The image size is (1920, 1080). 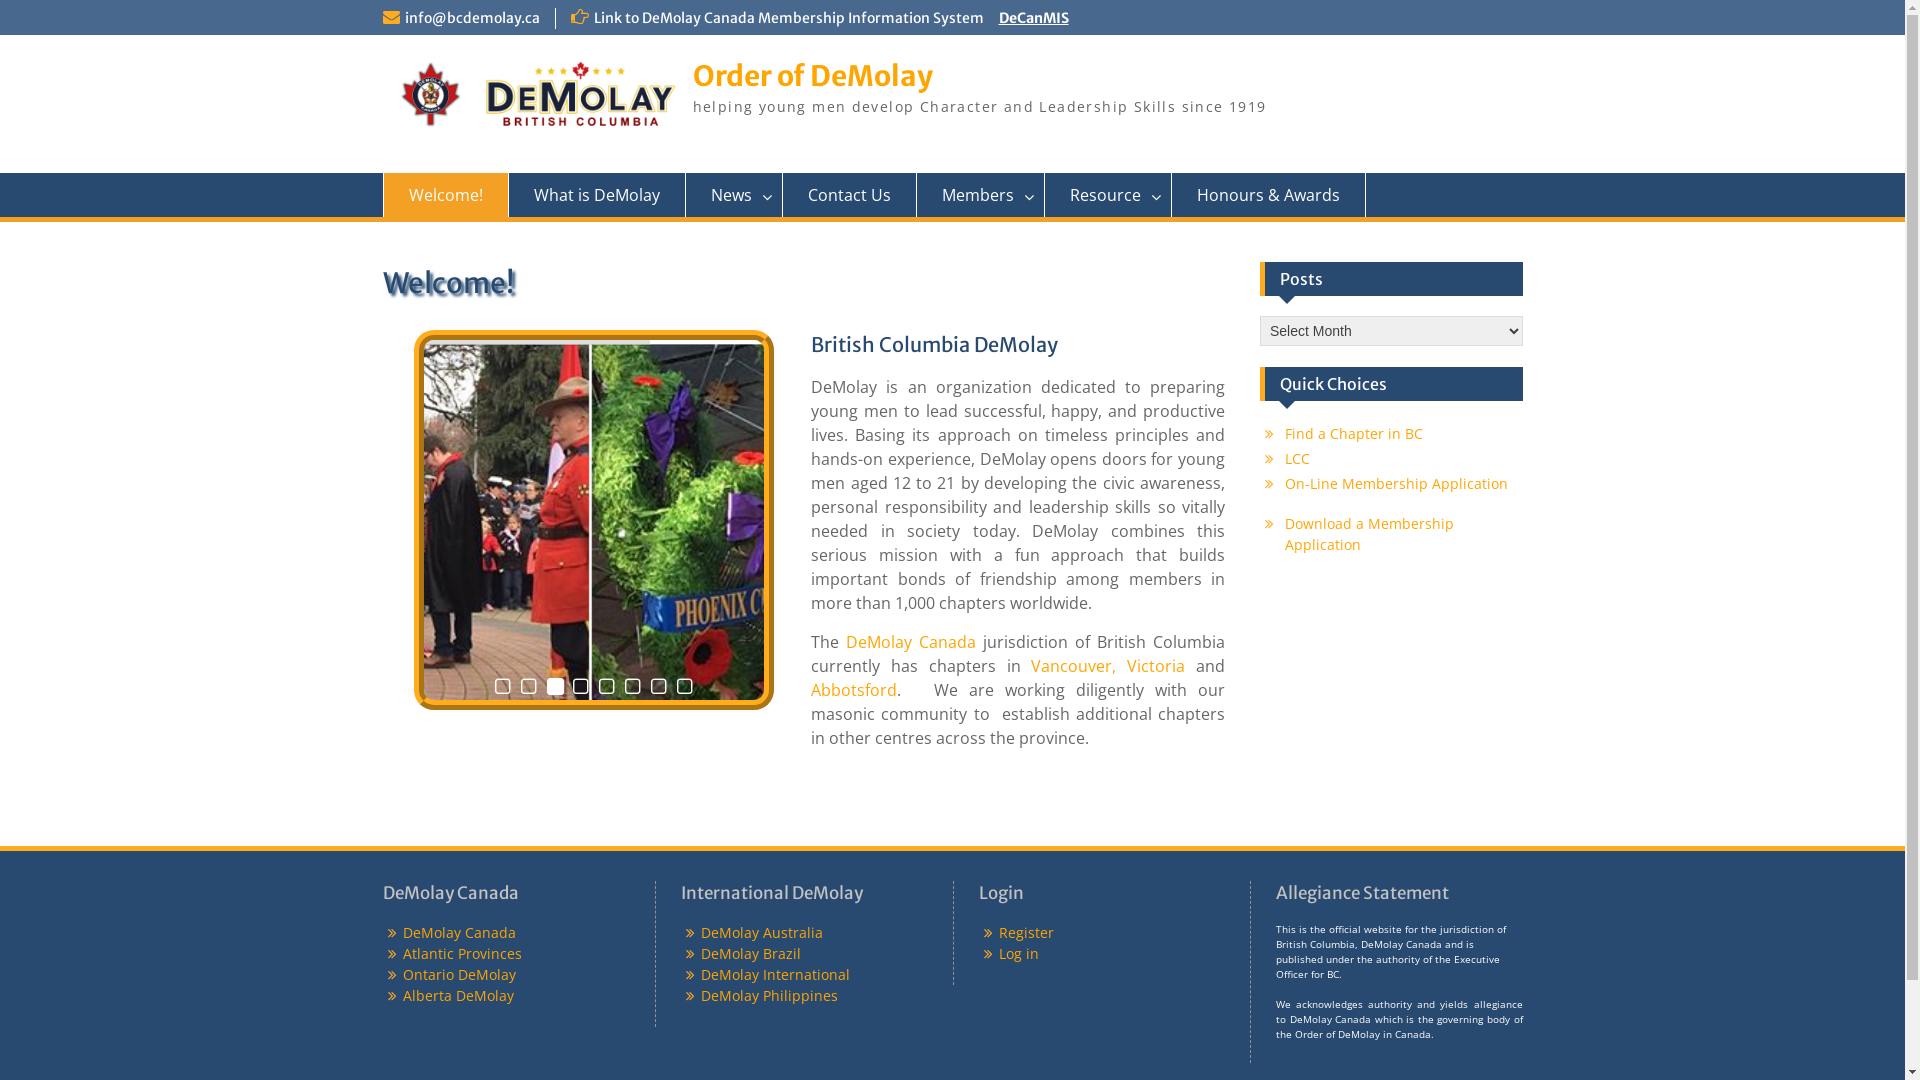 What do you see at coordinates (768, 995) in the screenshot?
I see `'DeMolay Philippines'` at bounding box center [768, 995].